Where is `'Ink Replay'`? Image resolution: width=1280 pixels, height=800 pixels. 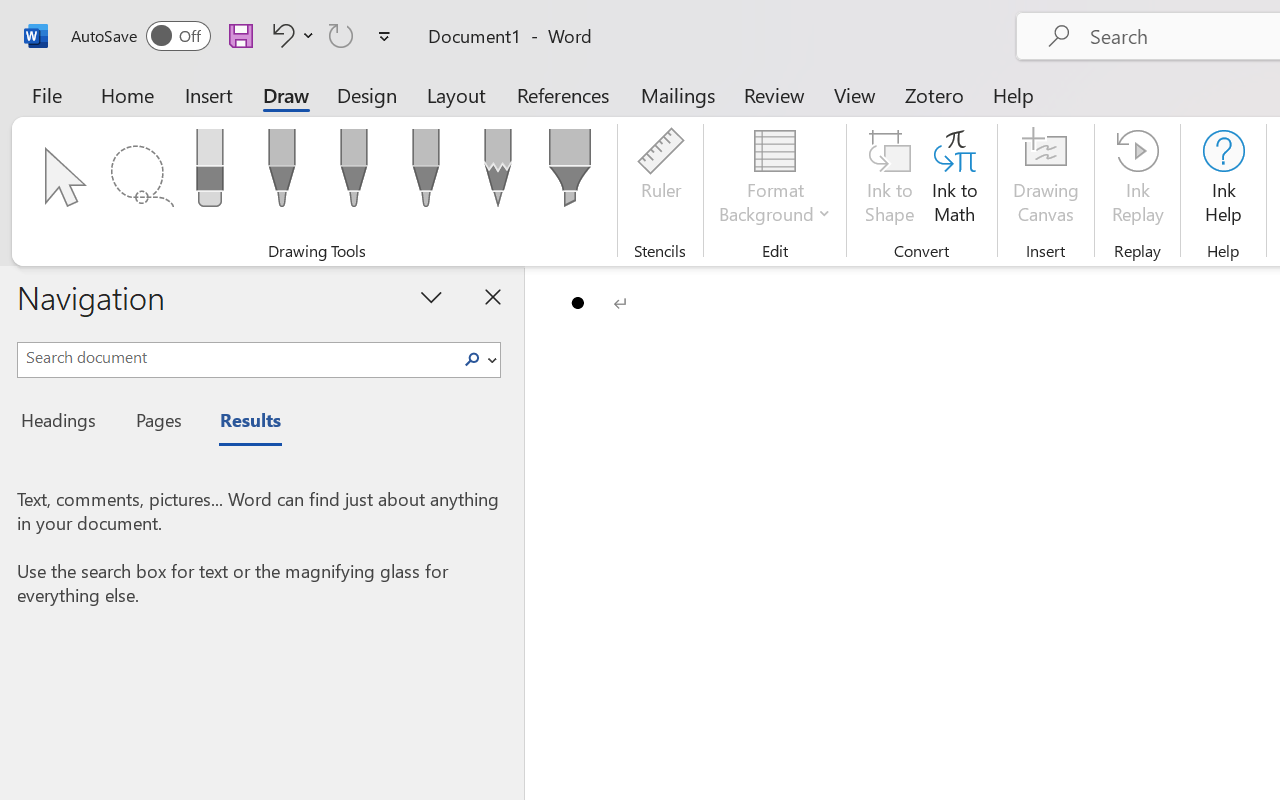
'Ink Replay' is located at coordinates (1137, 179).